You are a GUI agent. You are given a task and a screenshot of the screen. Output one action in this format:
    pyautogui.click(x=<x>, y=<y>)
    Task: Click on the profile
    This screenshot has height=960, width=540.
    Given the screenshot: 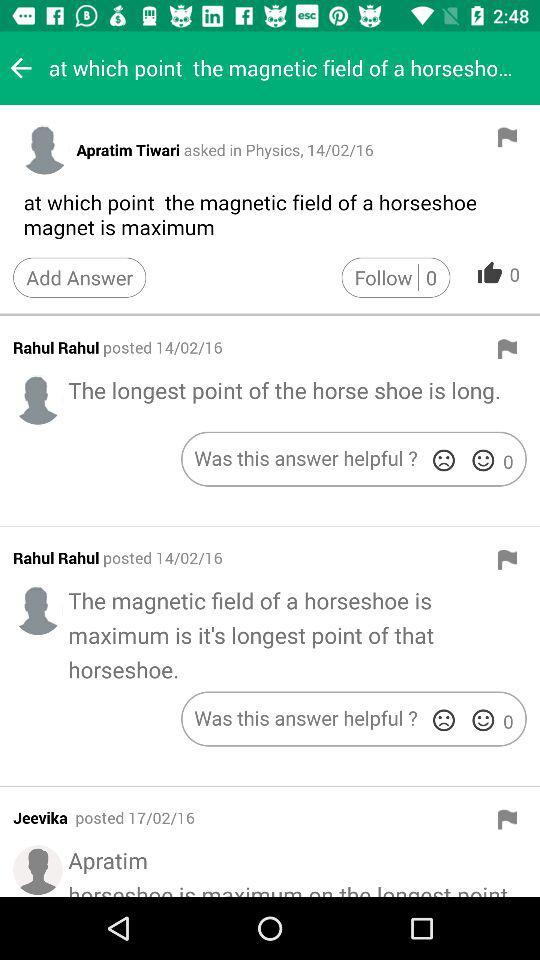 What is the action you would take?
    pyautogui.click(x=38, y=398)
    